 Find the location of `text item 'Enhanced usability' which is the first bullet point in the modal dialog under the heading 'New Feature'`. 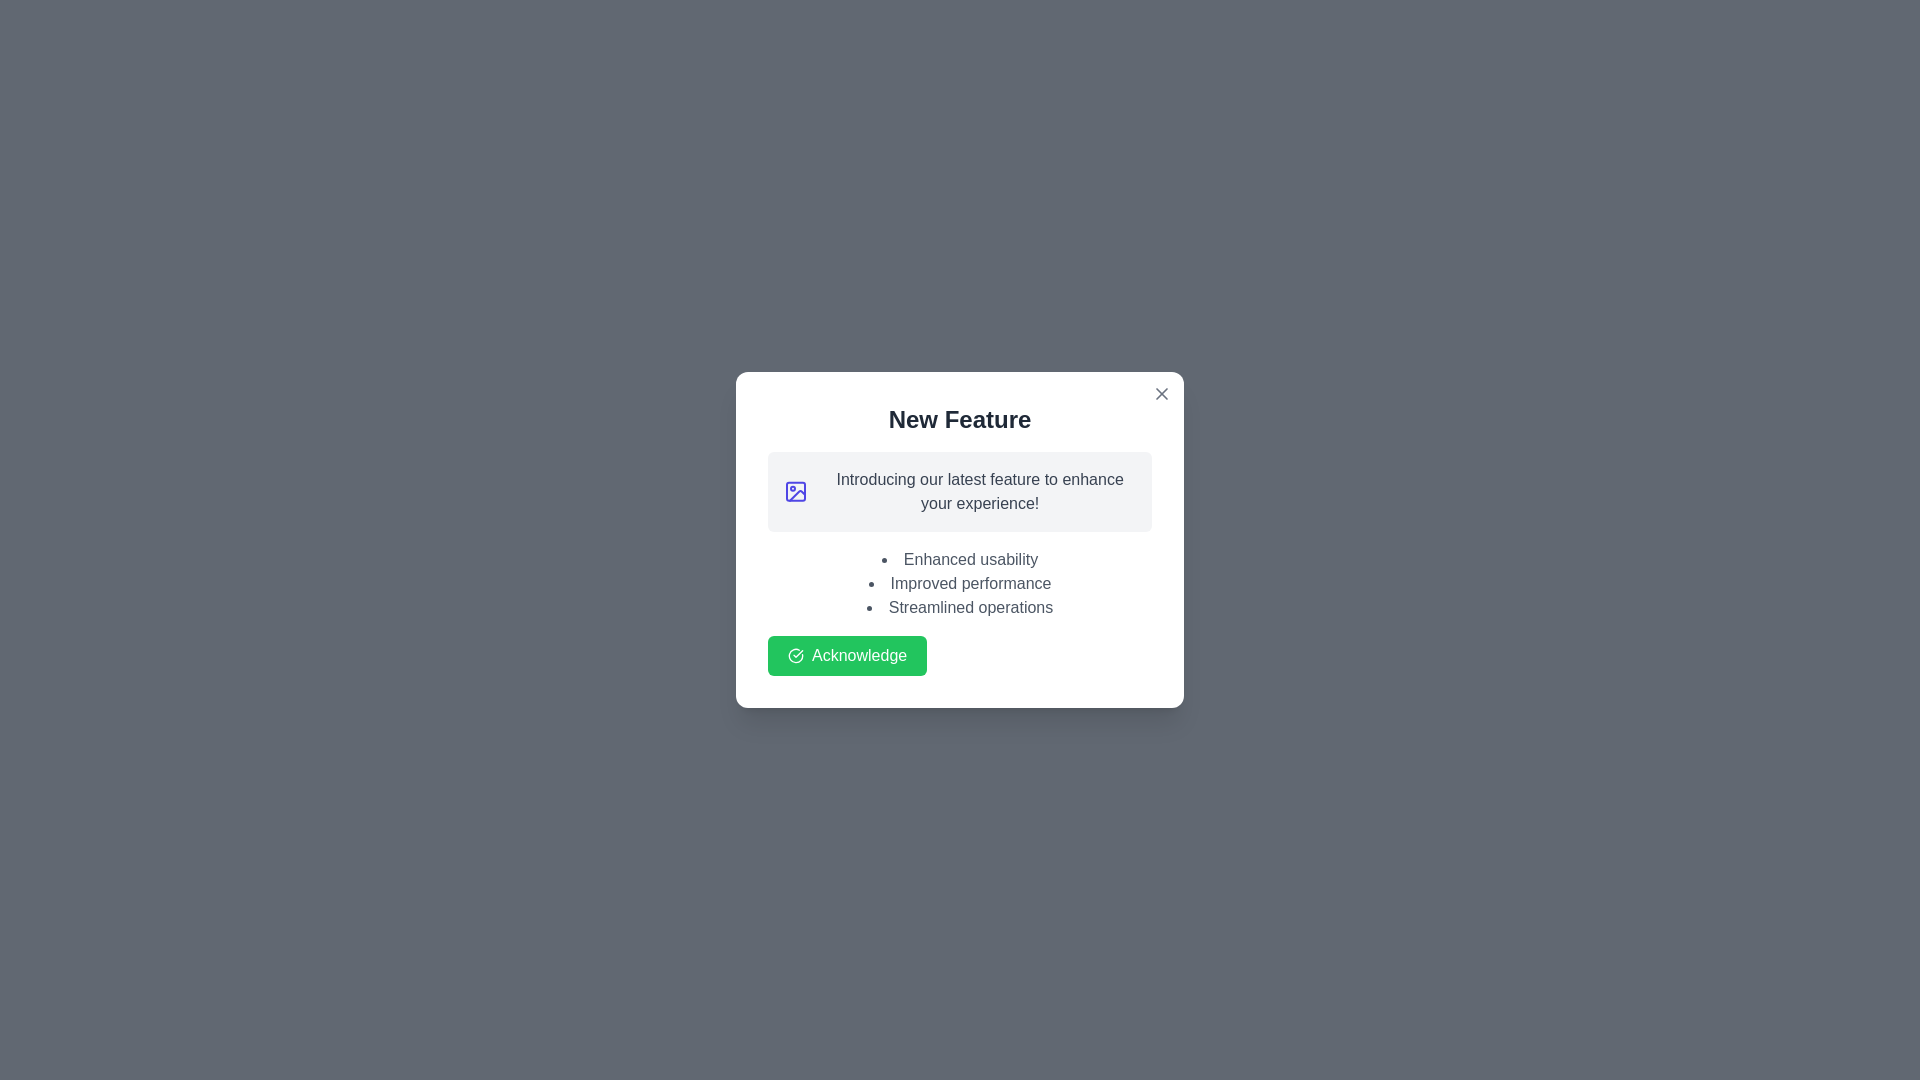

text item 'Enhanced usability' which is the first bullet point in the modal dialog under the heading 'New Feature' is located at coordinates (960, 559).